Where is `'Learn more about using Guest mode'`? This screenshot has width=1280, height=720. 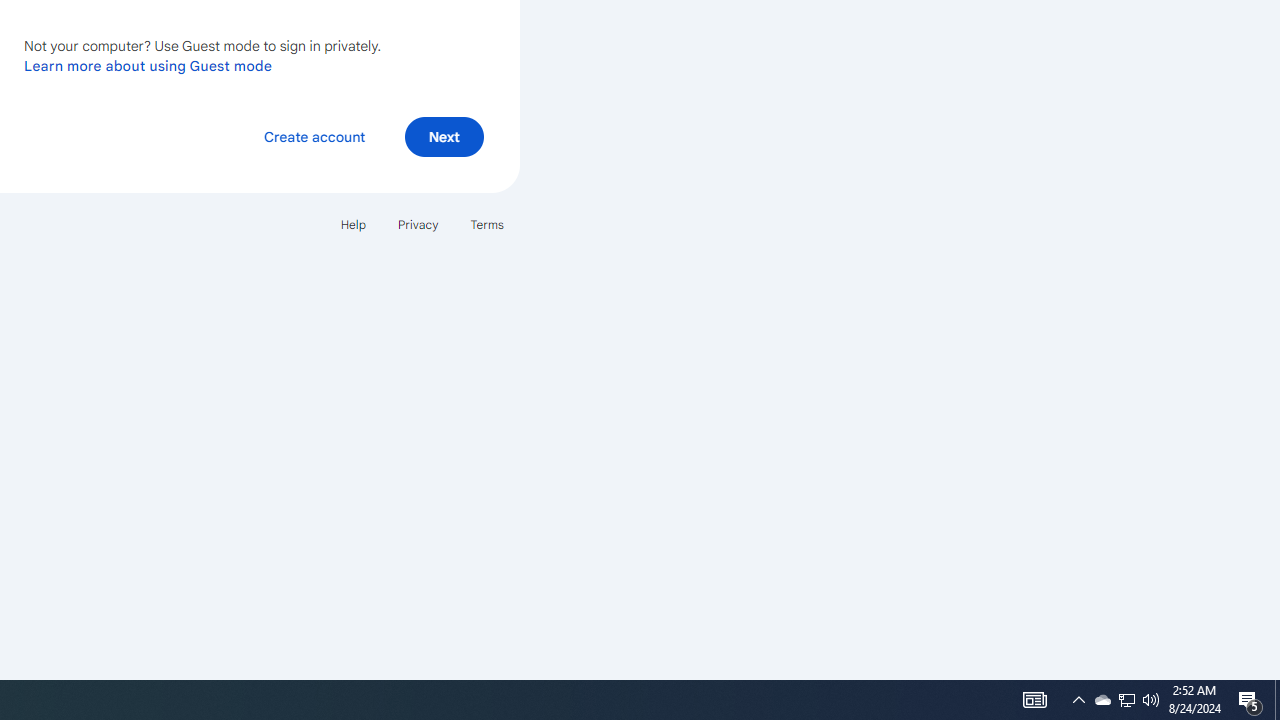 'Learn more about using Guest mode' is located at coordinates (147, 64).